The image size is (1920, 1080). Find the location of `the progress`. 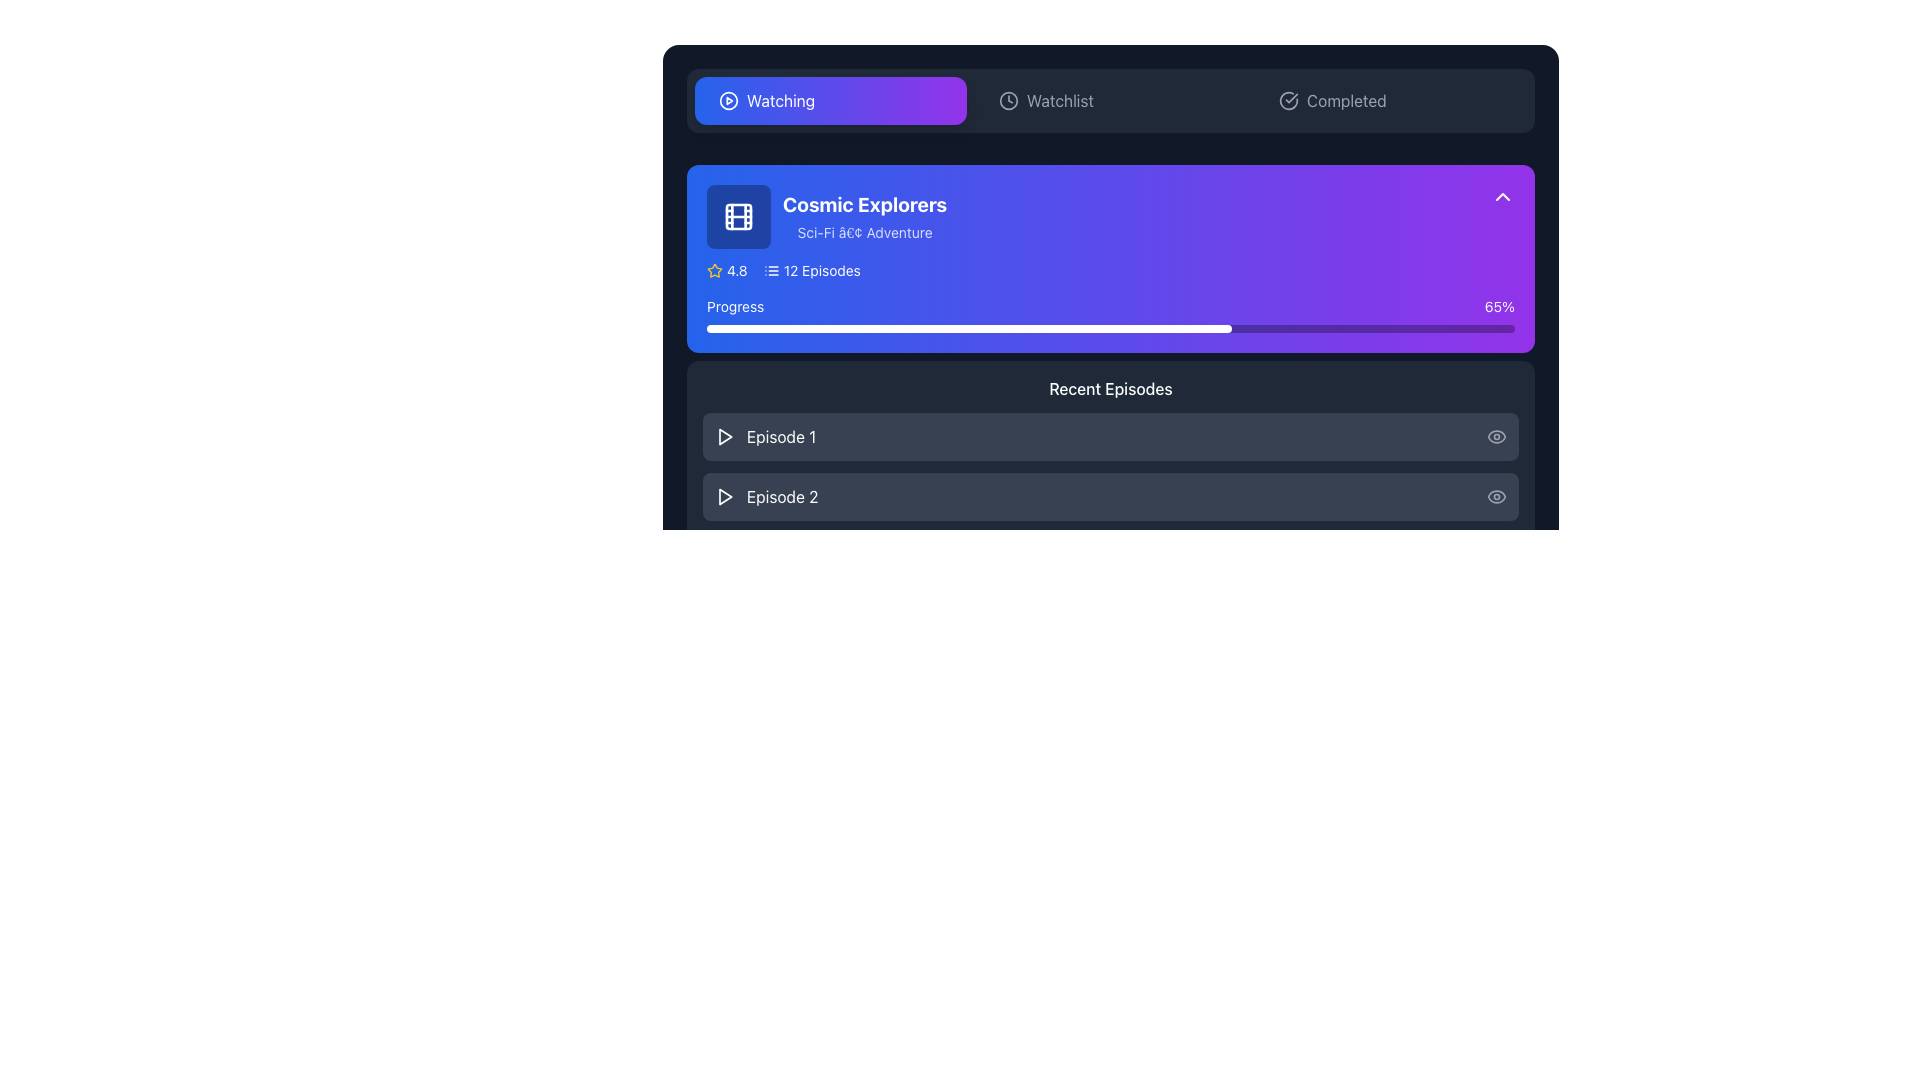

the progress is located at coordinates (1022, 784).